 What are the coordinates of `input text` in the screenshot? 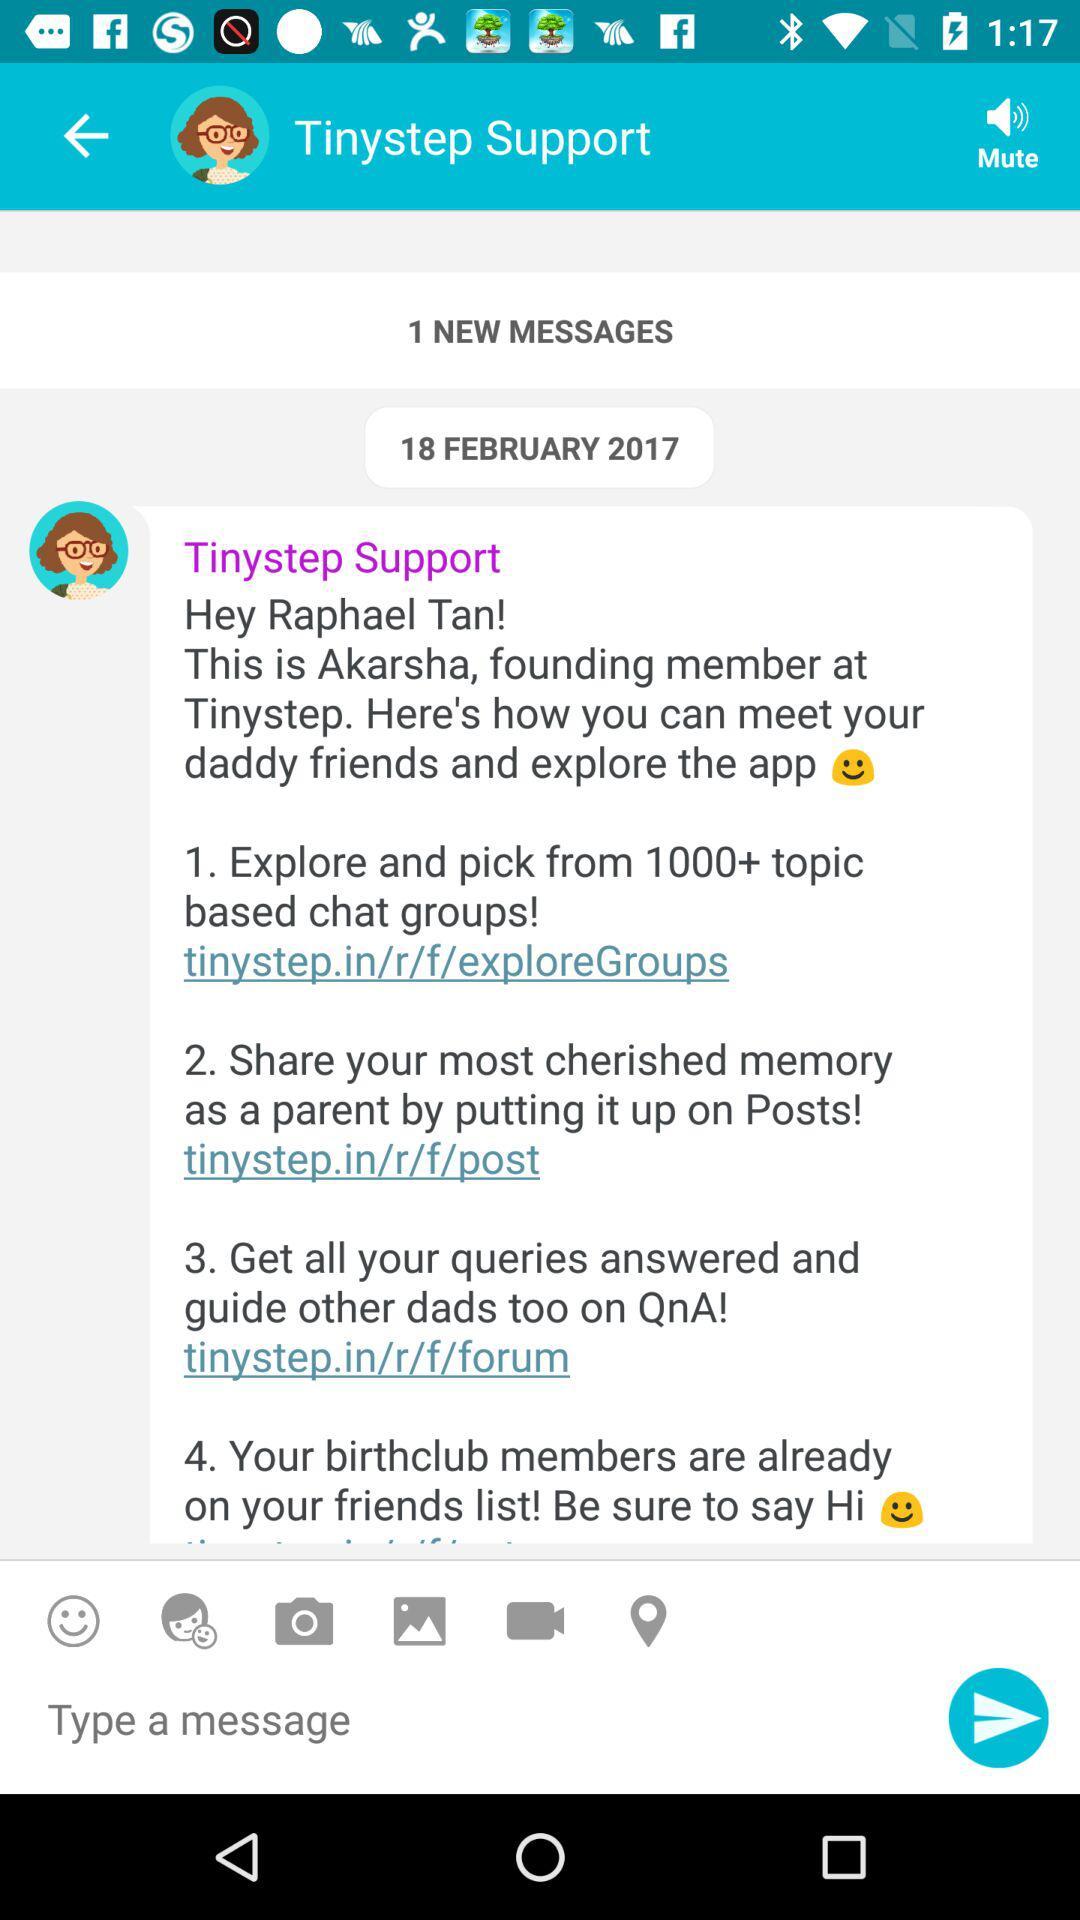 It's located at (474, 1728).